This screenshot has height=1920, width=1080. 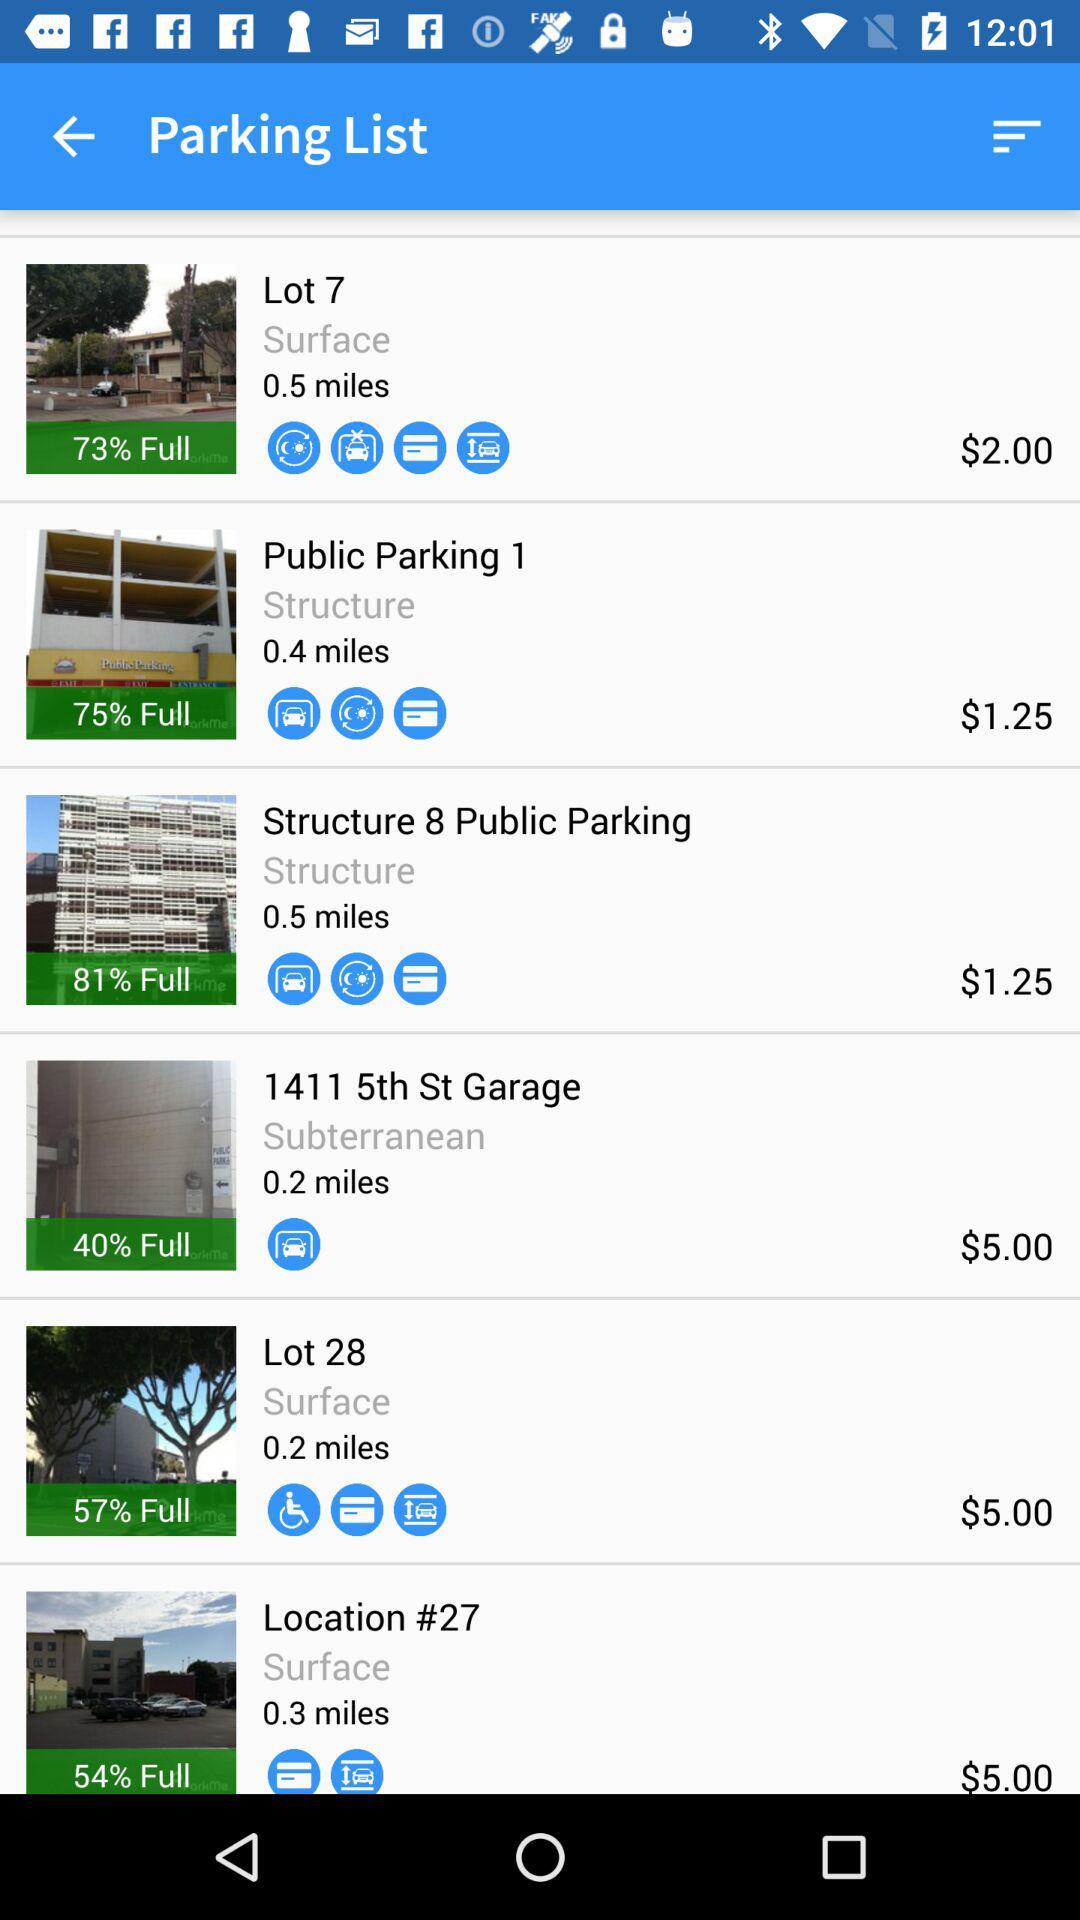 What do you see at coordinates (356, 1509) in the screenshot?
I see `the item below 0.2 miles icon` at bounding box center [356, 1509].